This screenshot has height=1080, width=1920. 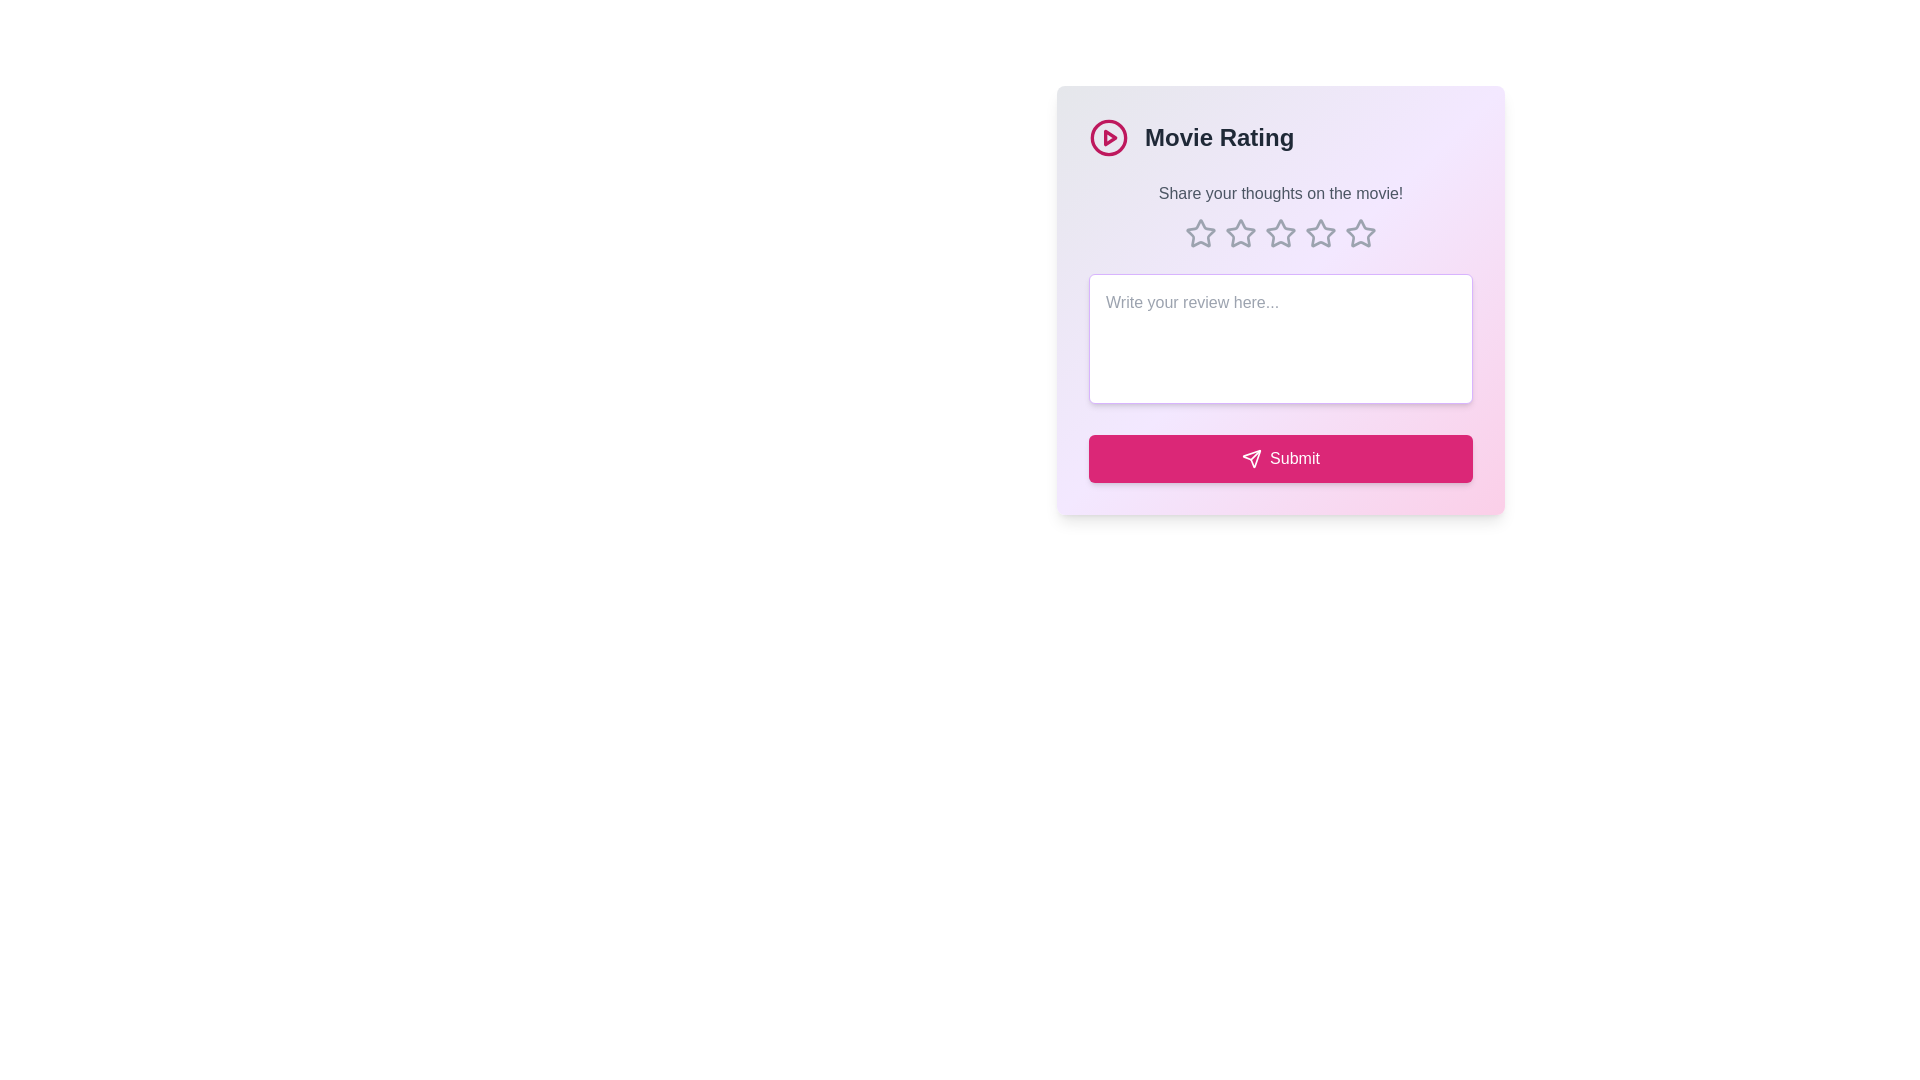 What do you see at coordinates (1251, 459) in the screenshot?
I see `the submission icon located on the left side of the 'Submit' button at the bottom of the form interface` at bounding box center [1251, 459].